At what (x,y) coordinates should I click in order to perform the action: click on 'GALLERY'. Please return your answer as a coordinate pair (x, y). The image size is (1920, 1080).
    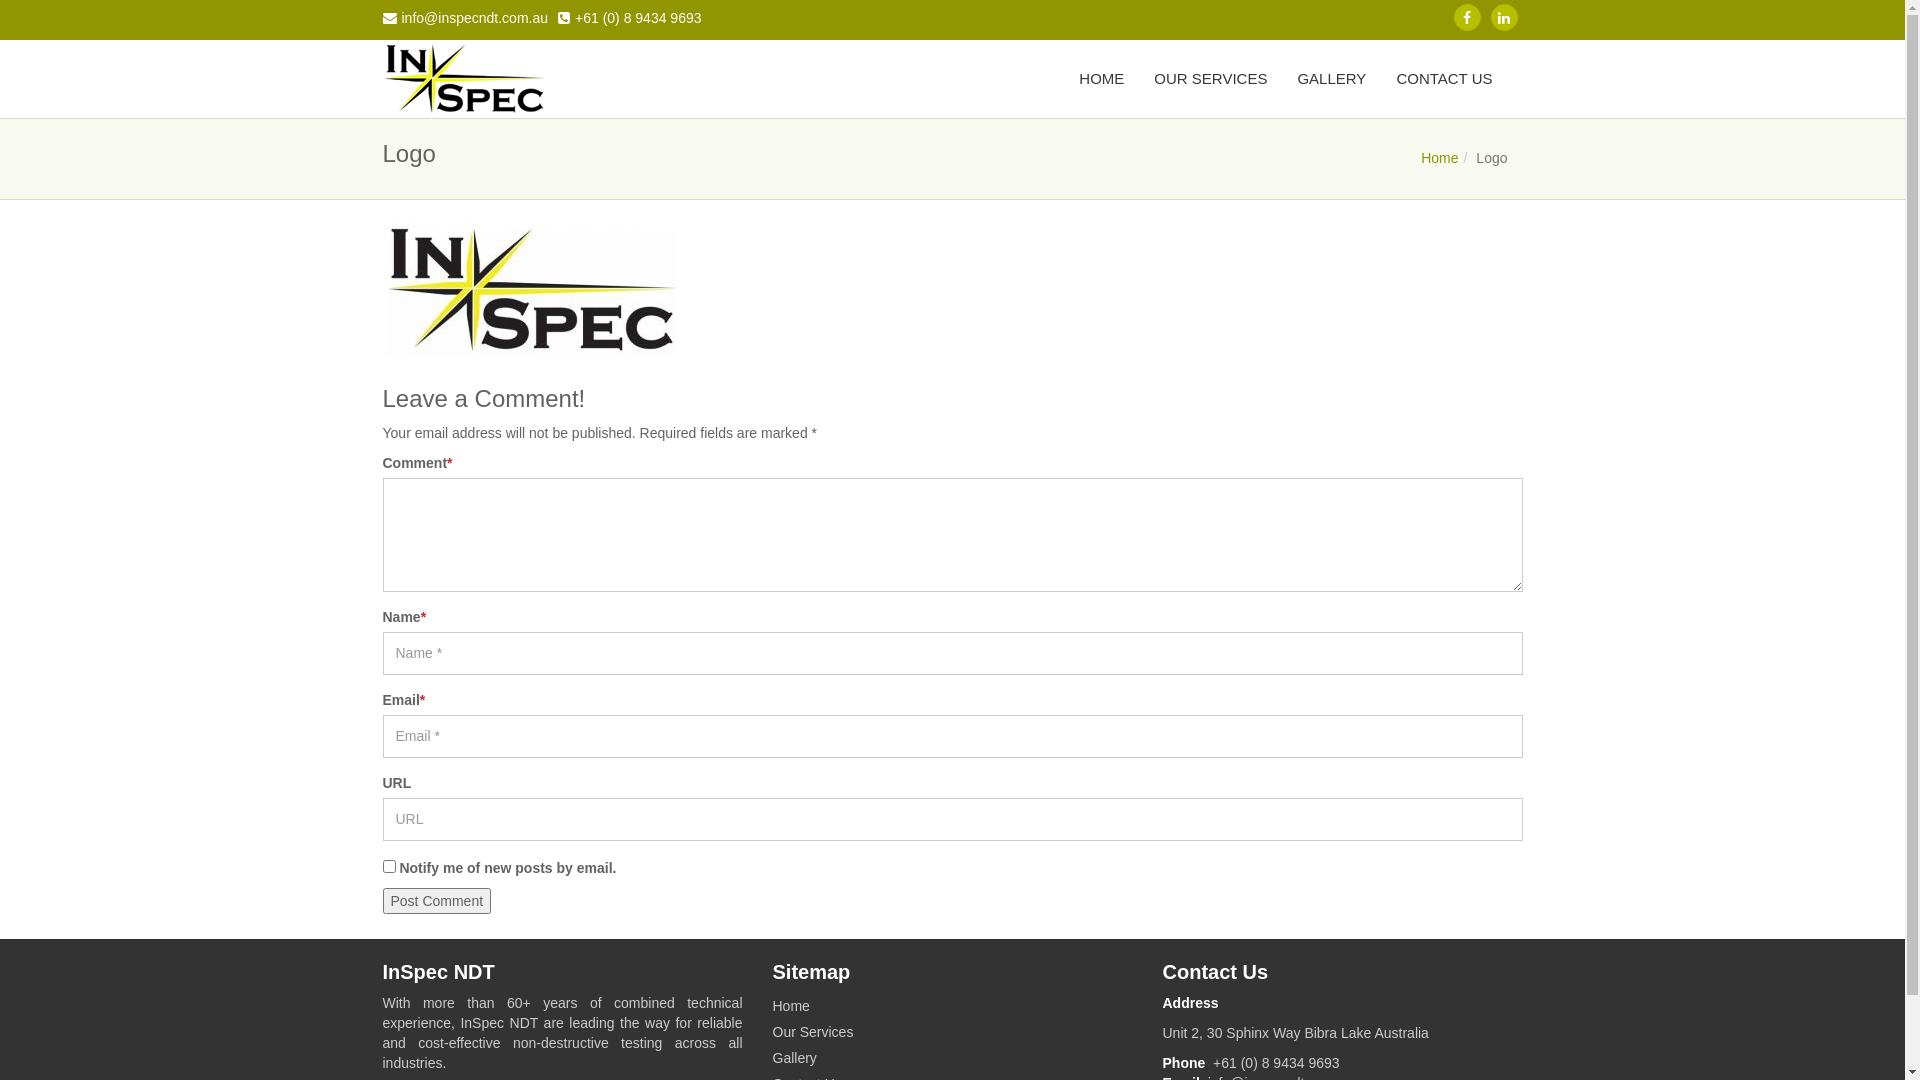
    Looking at the image, I should click on (1331, 77).